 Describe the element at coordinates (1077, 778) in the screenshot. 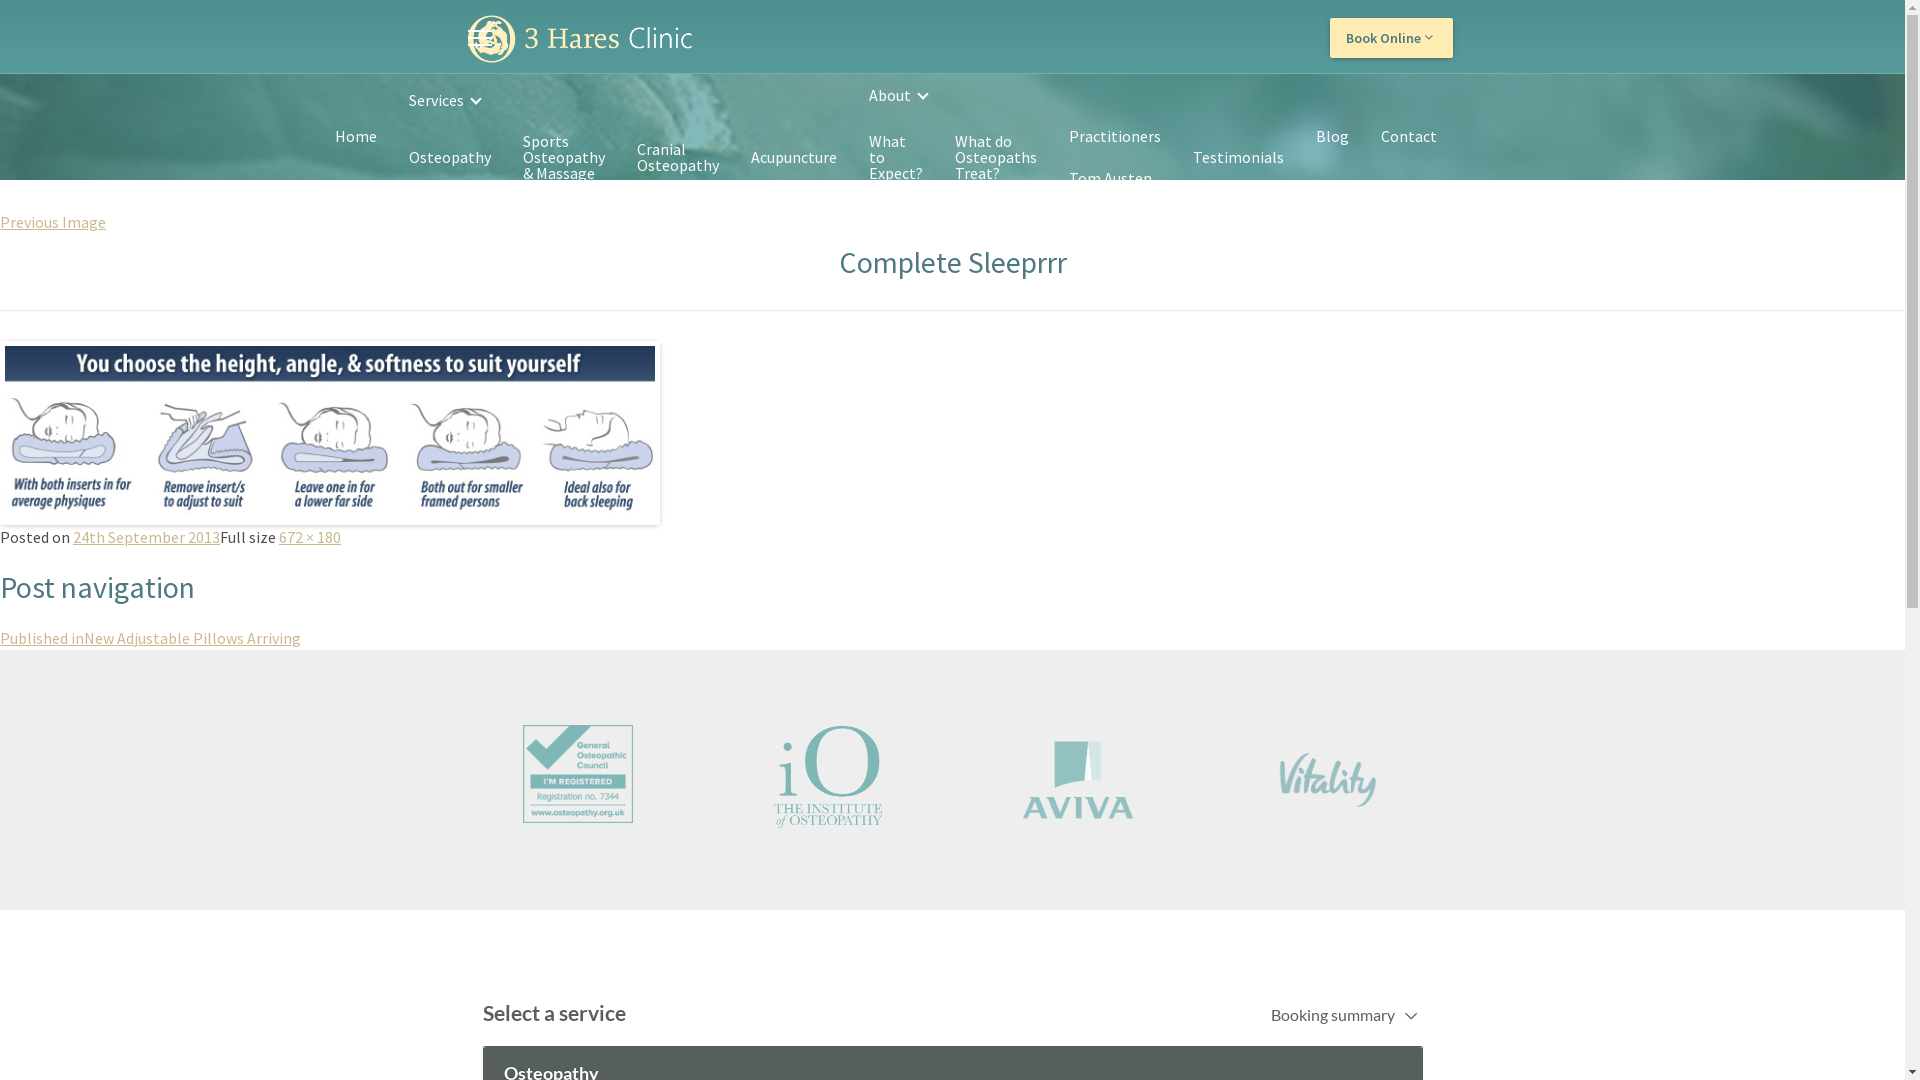

I see `'Aviva Health'` at that location.